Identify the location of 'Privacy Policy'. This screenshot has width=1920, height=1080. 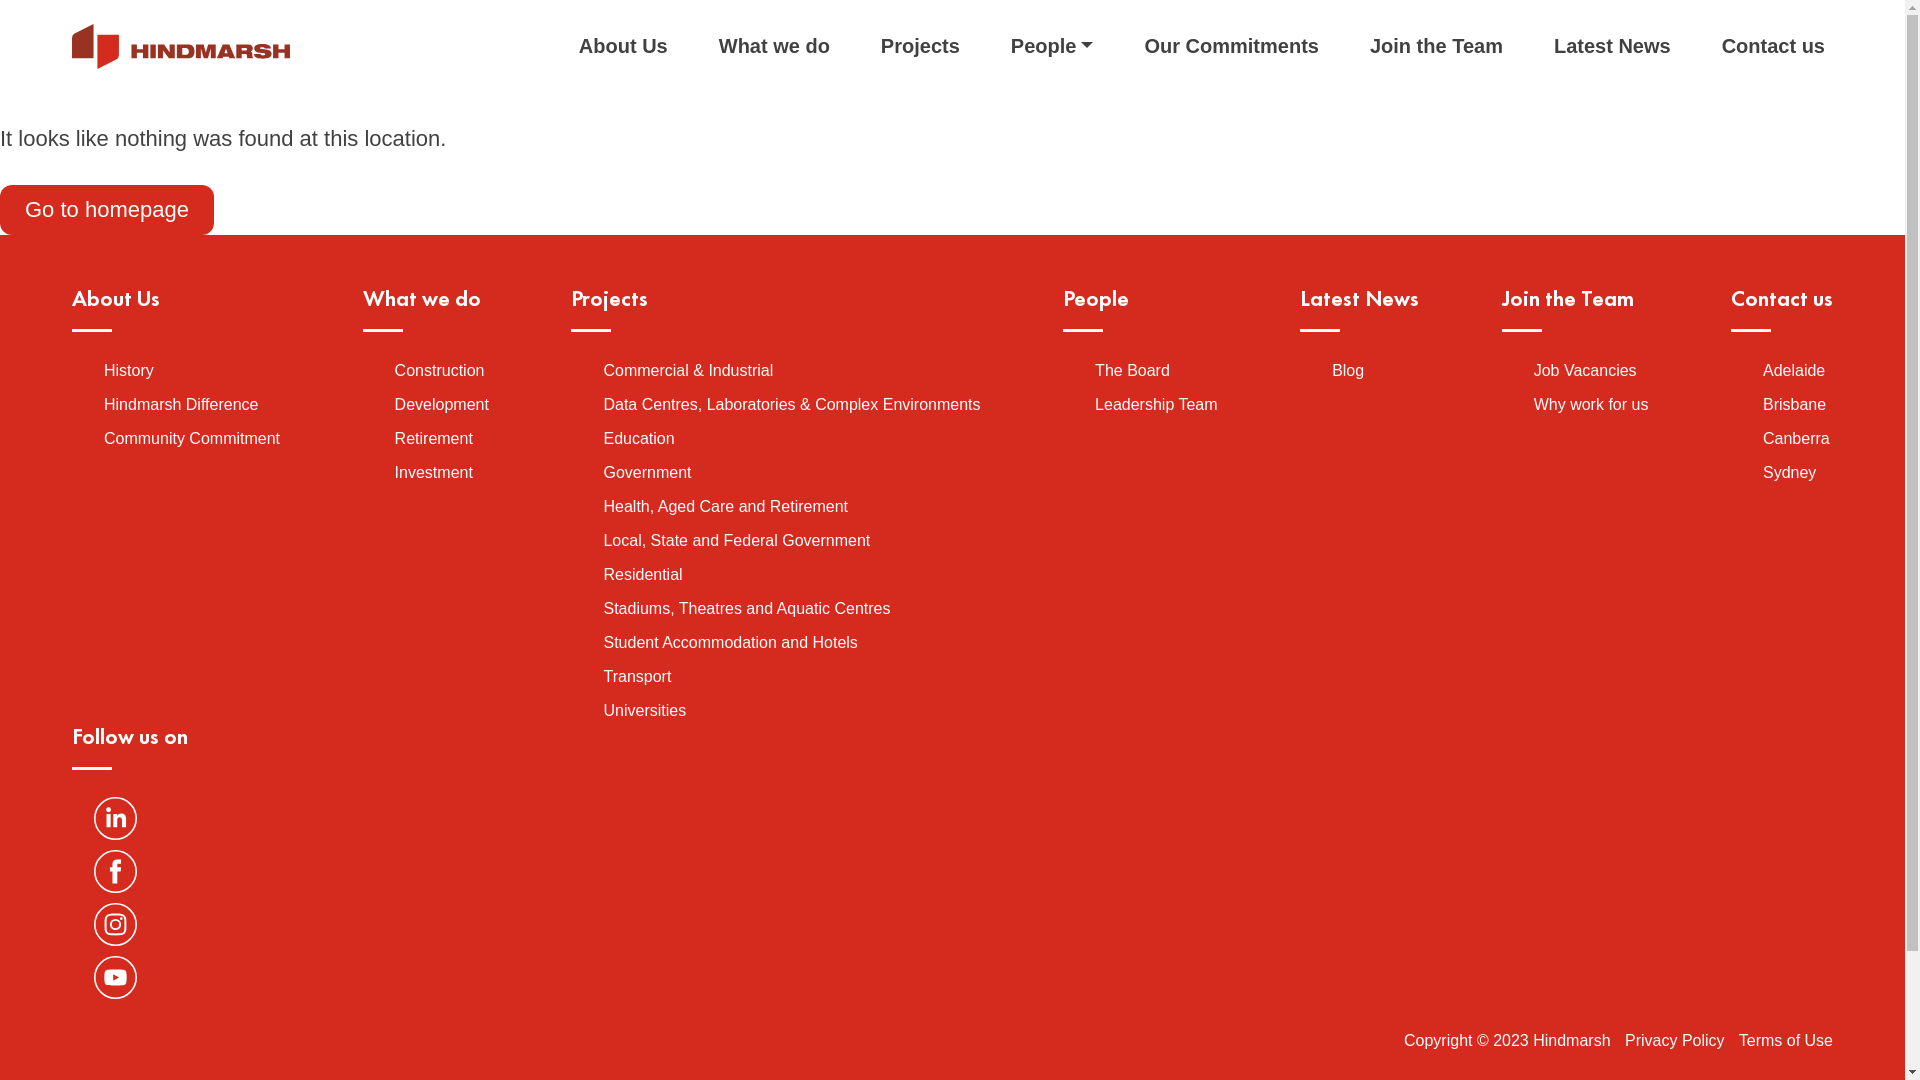
(1625, 1039).